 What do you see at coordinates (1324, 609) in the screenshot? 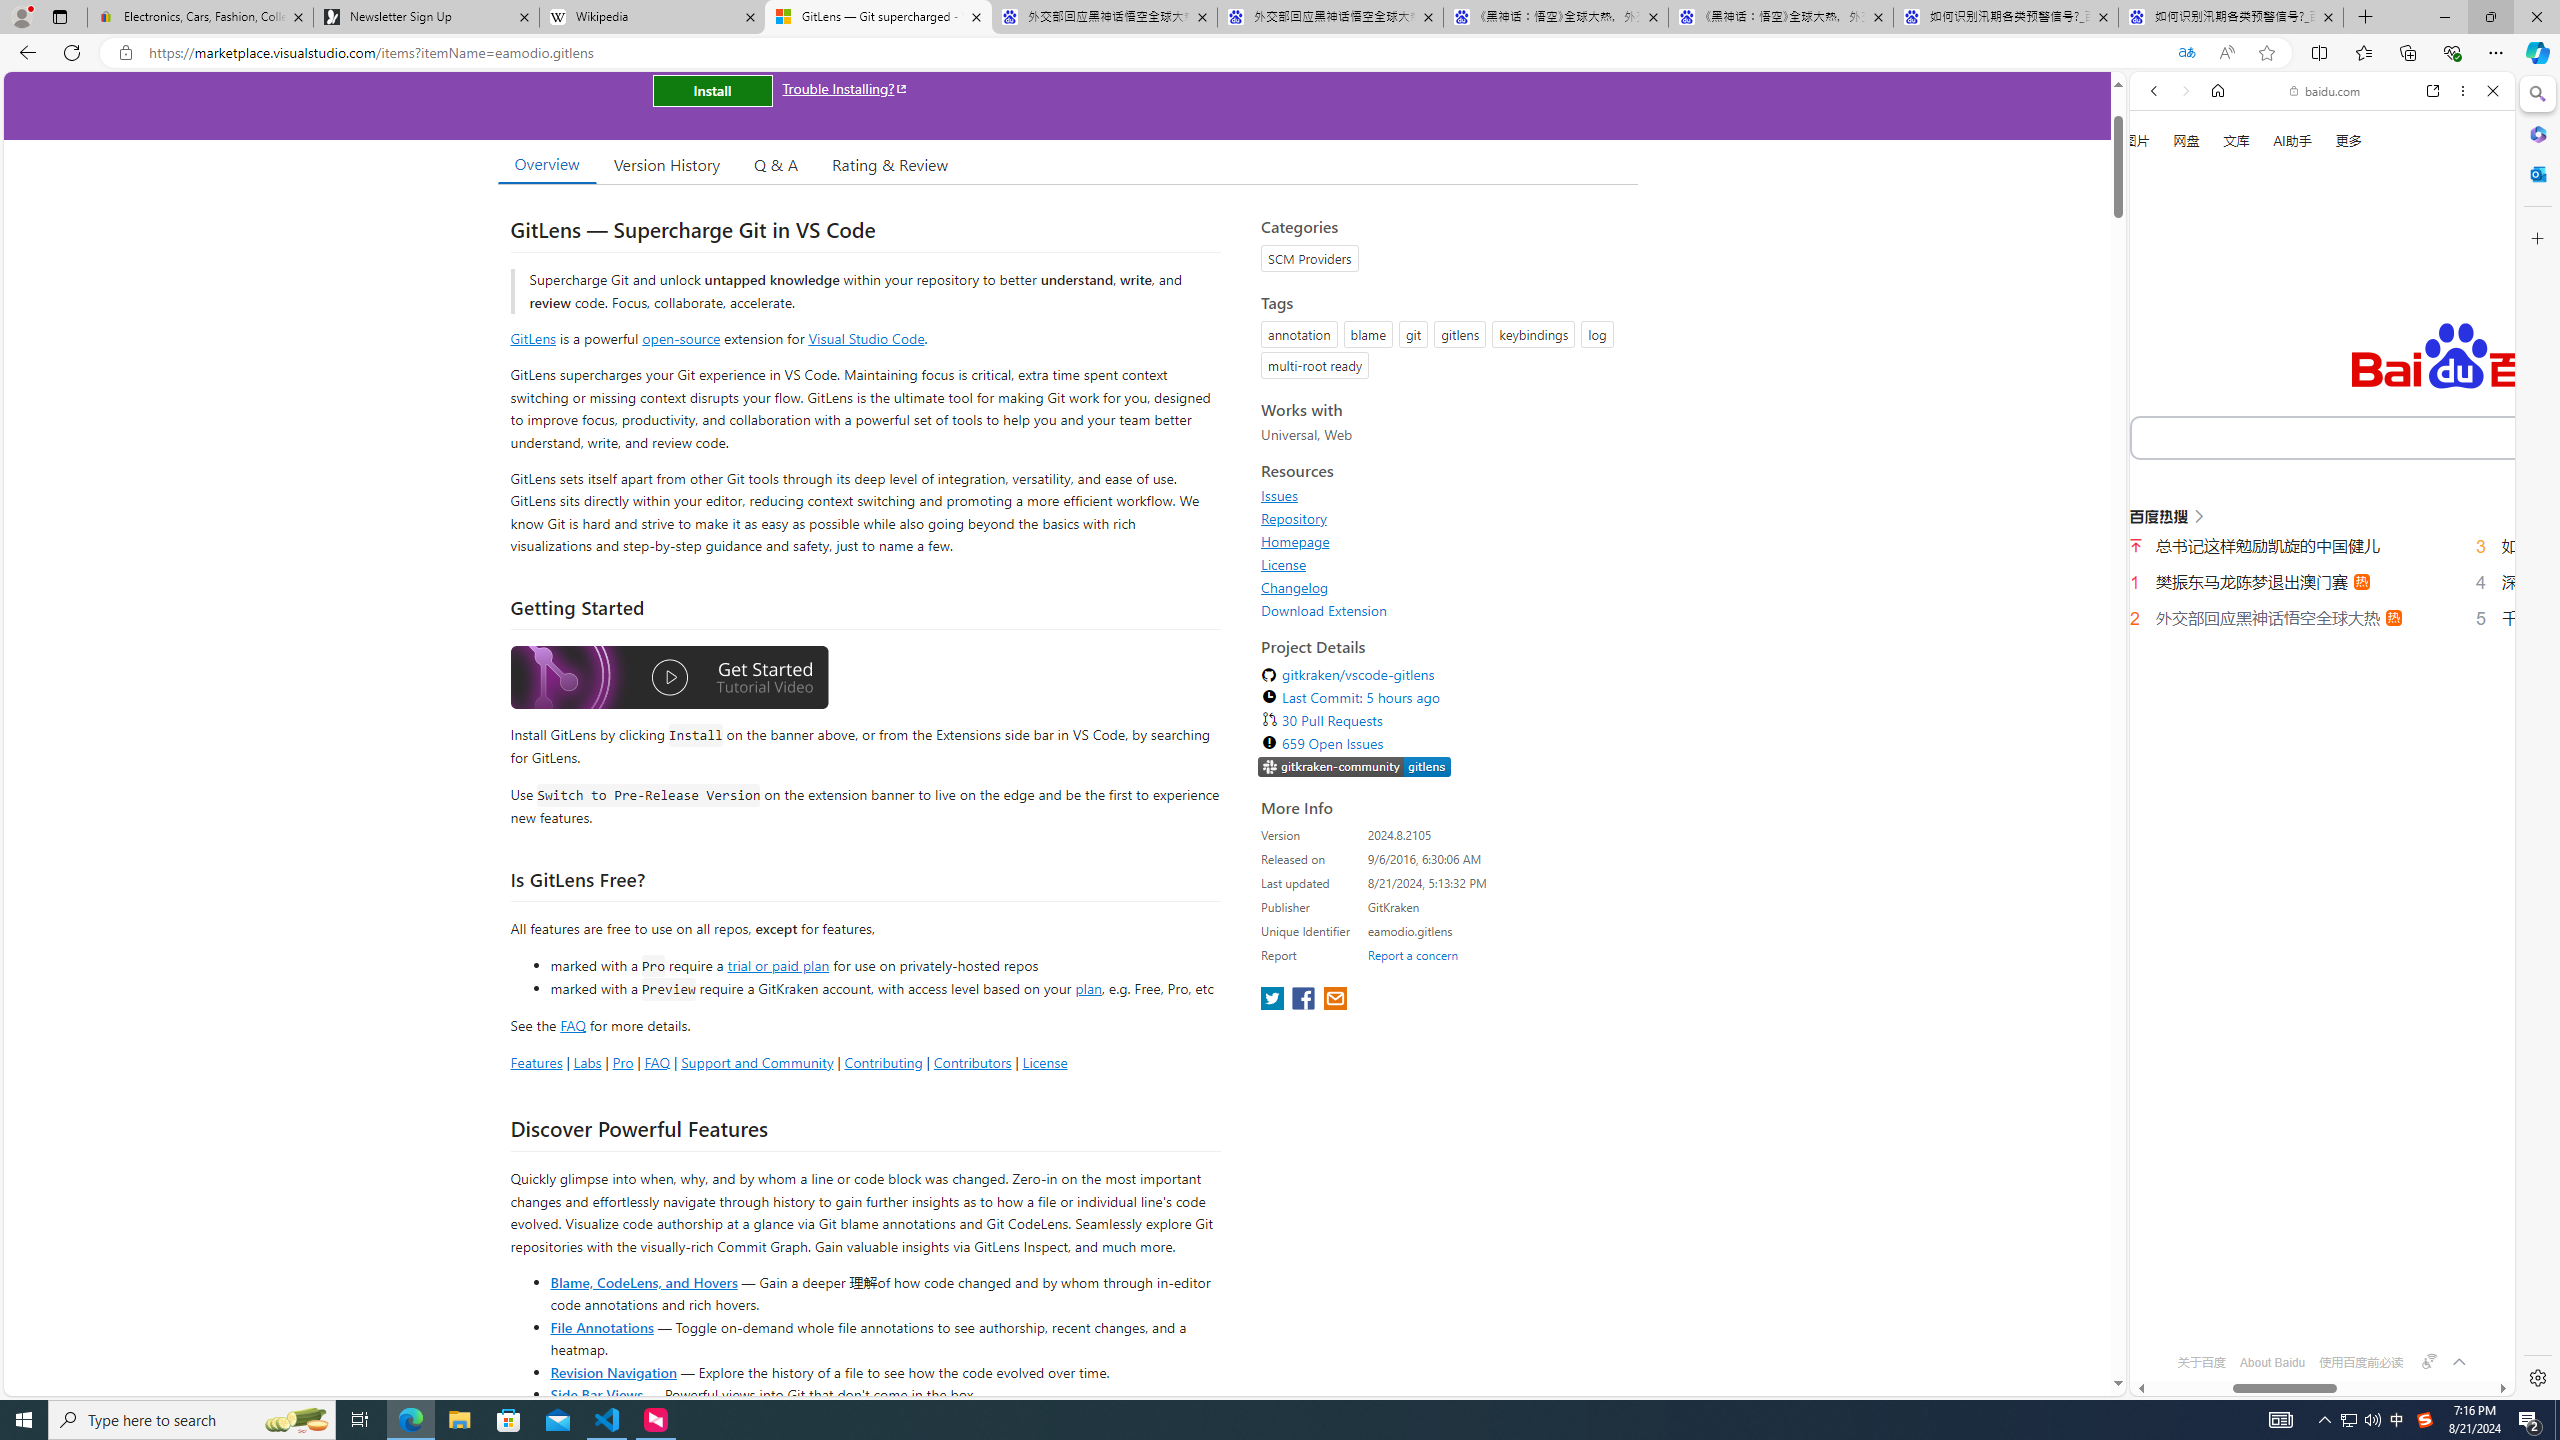
I see `'Download Extension'` at bounding box center [1324, 609].